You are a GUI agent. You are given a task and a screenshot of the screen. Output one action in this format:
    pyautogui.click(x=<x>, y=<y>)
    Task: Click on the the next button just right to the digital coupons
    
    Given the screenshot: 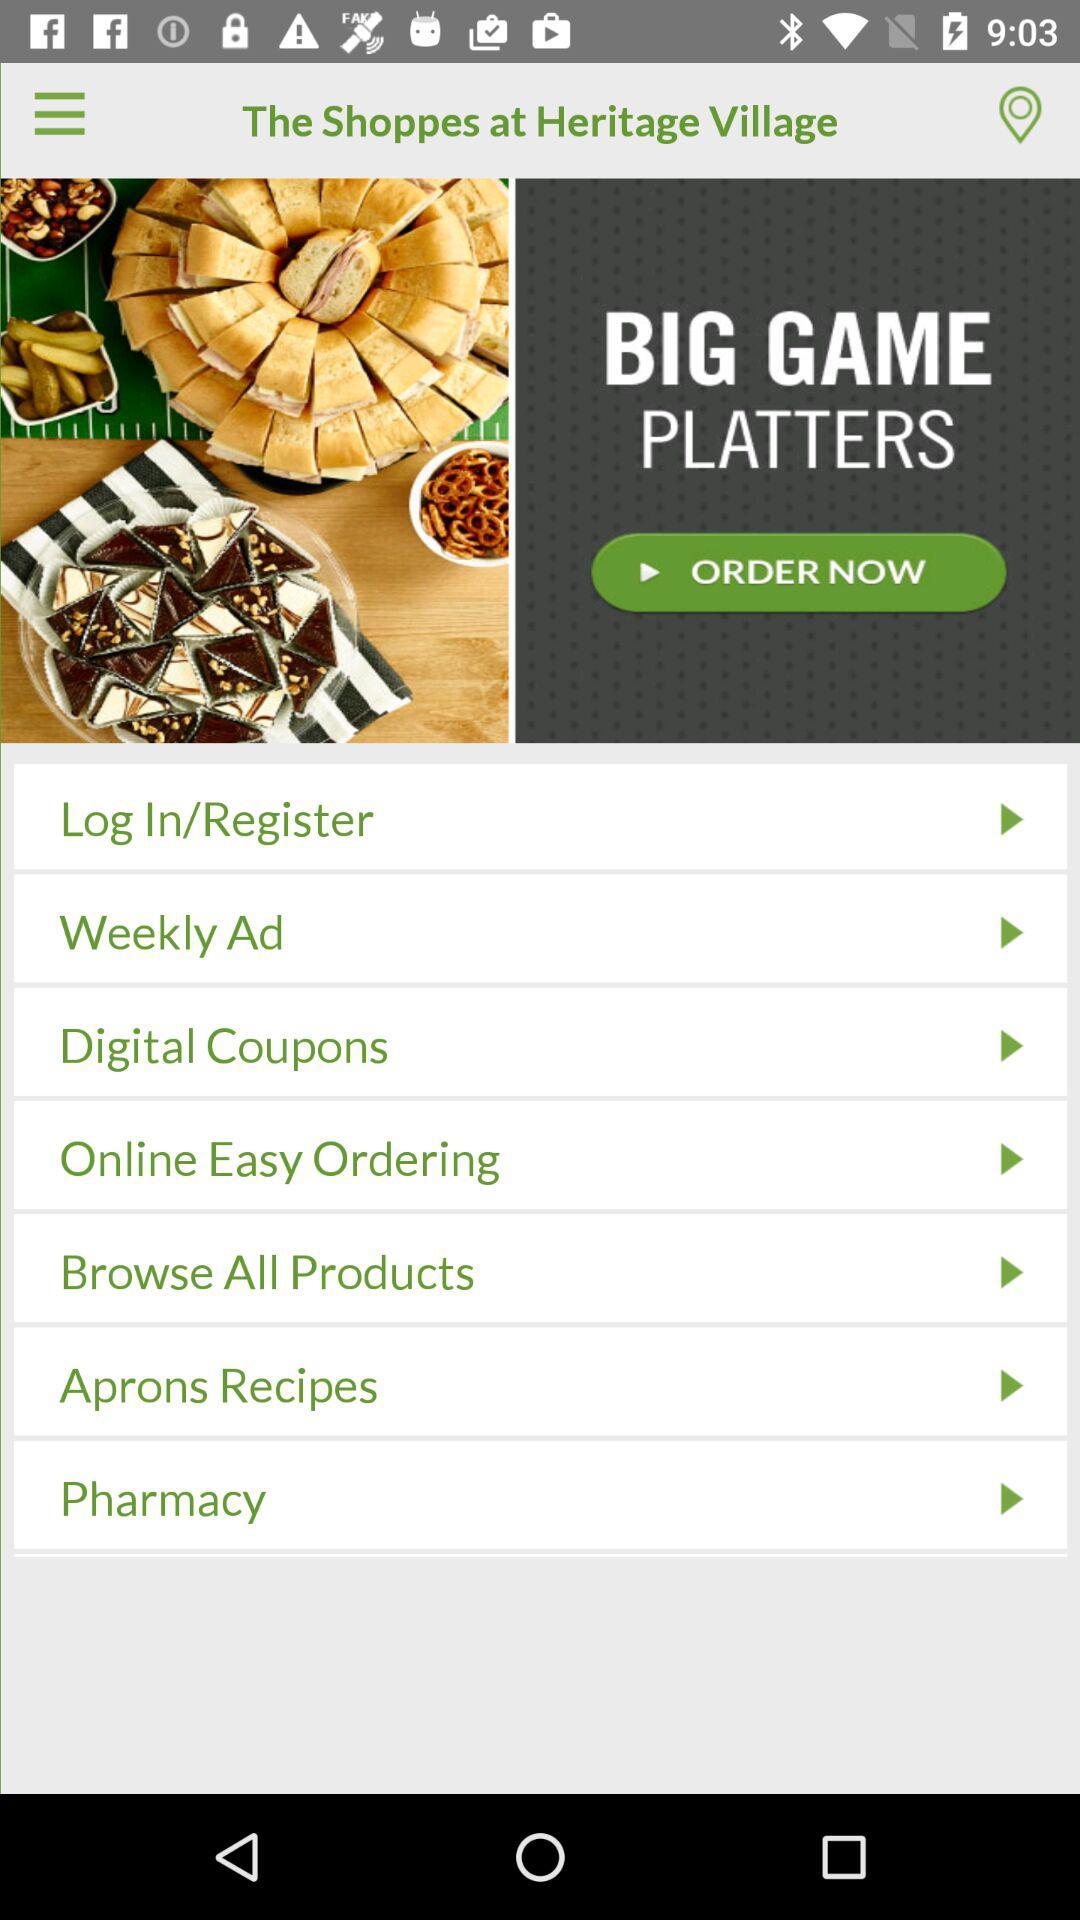 What is the action you would take?
    pyautogui.click(x=1011, y=1045)
    